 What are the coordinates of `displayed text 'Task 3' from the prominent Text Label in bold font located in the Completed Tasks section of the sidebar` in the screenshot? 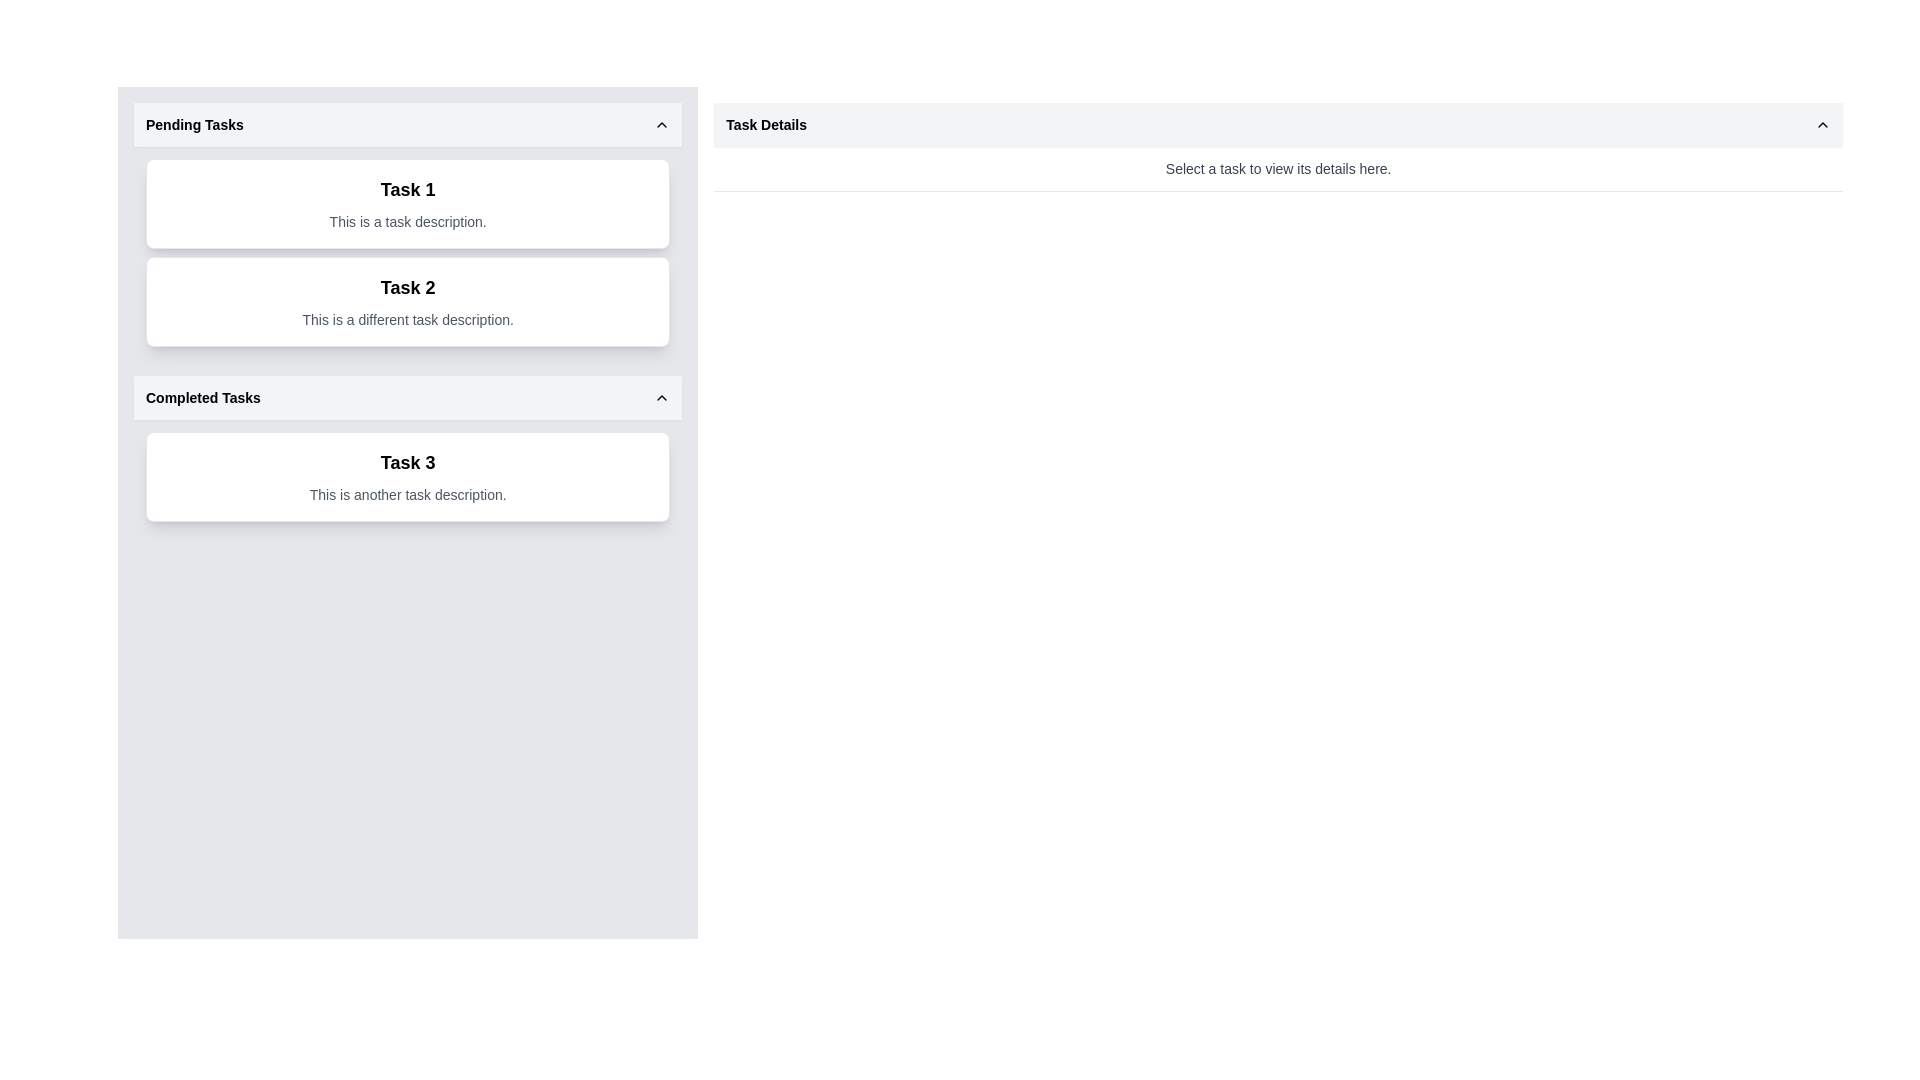 It's located at (407, 462).